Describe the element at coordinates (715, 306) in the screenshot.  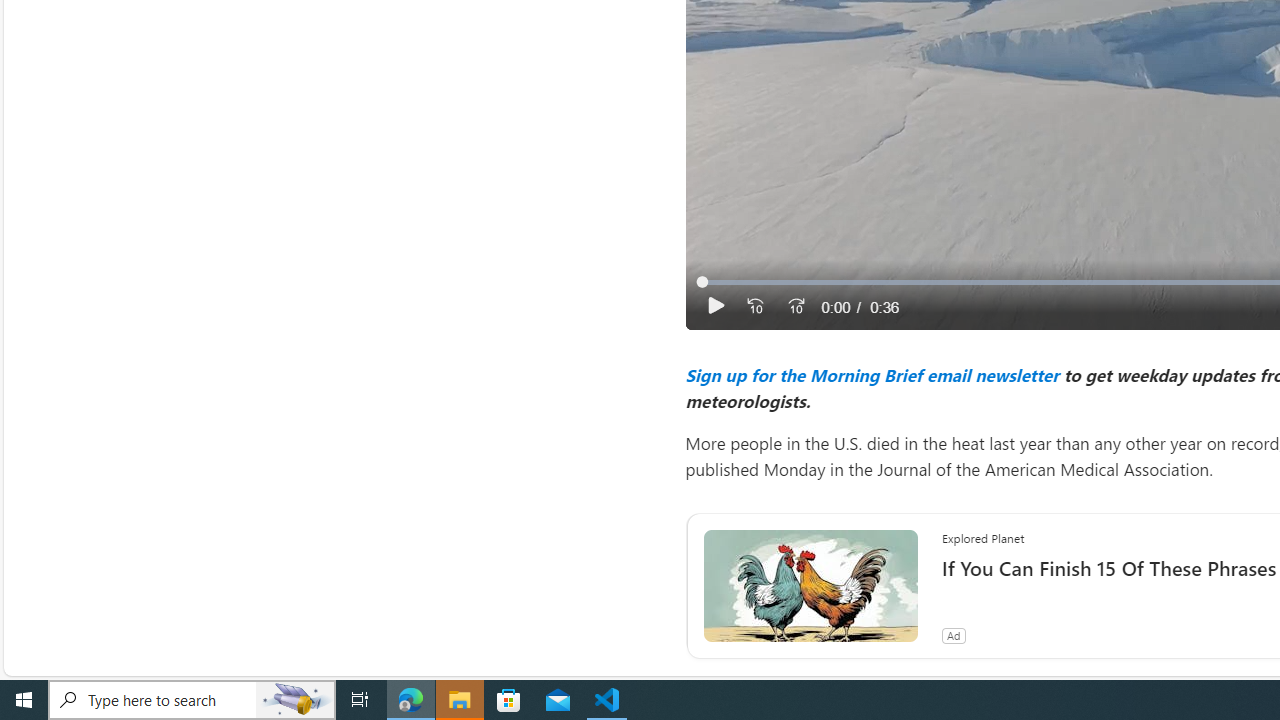
I see `'Play'` at that location.